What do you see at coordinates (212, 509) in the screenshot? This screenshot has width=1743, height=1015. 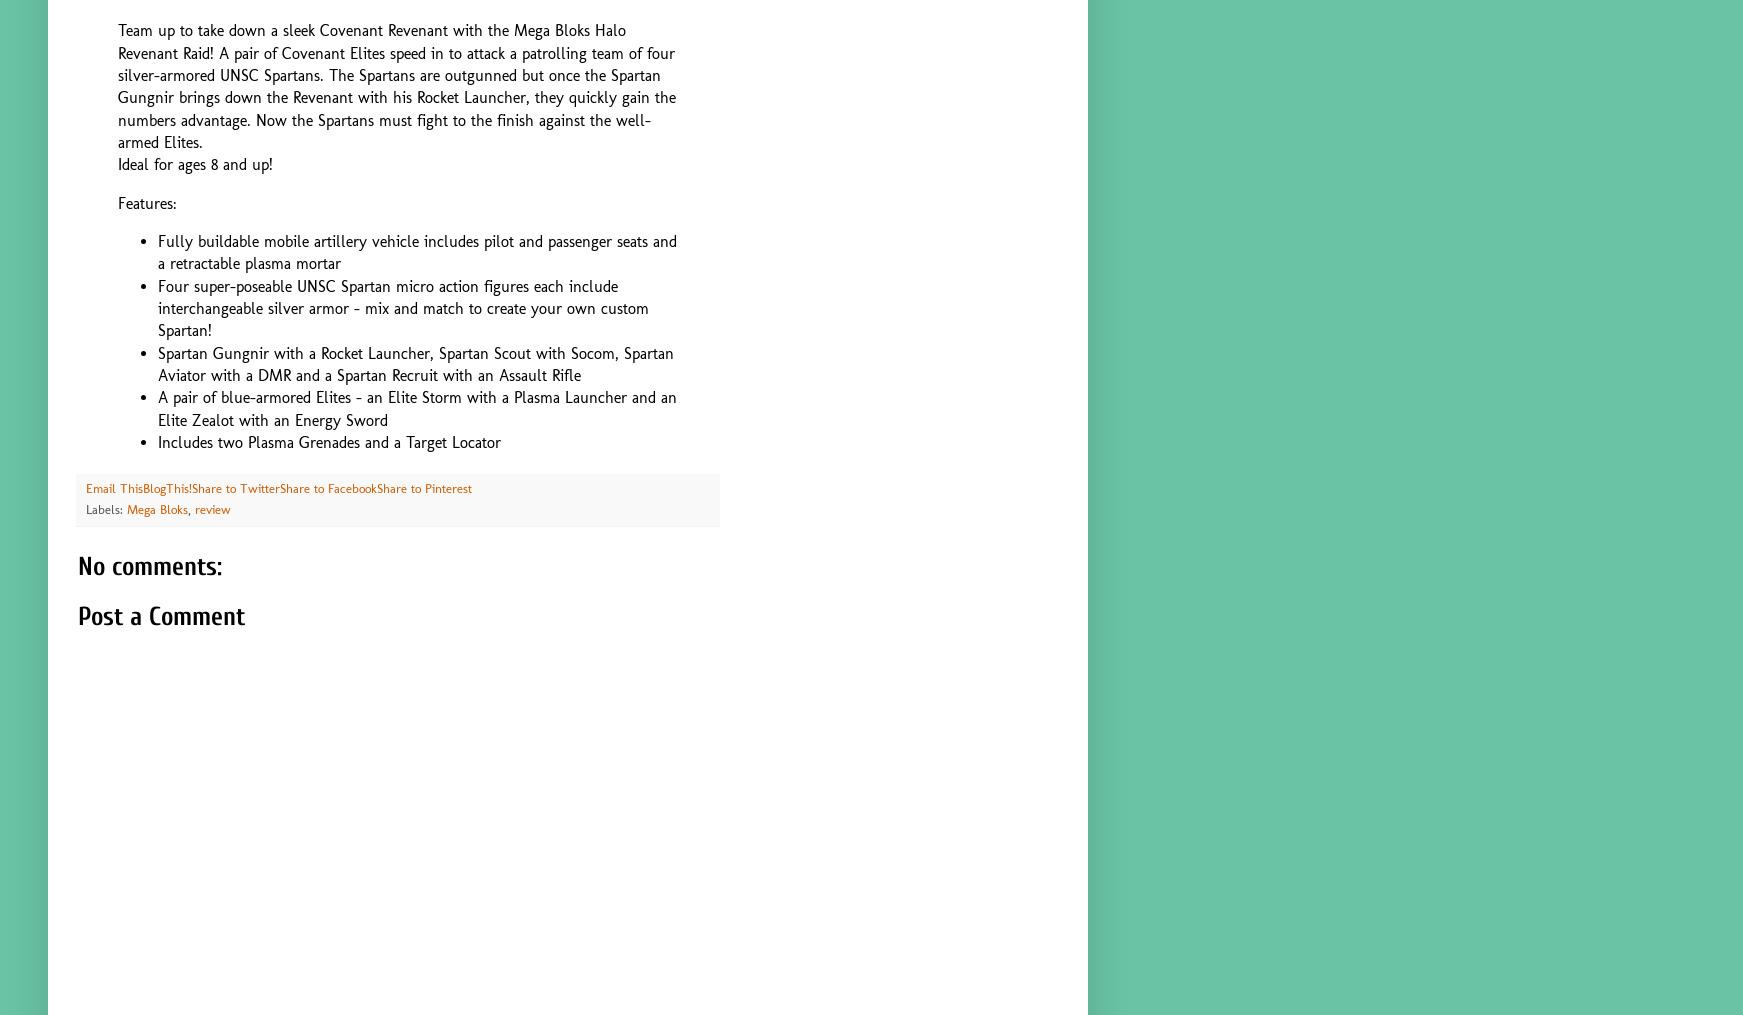 I see `'review'` at bounding box center [212, 509].